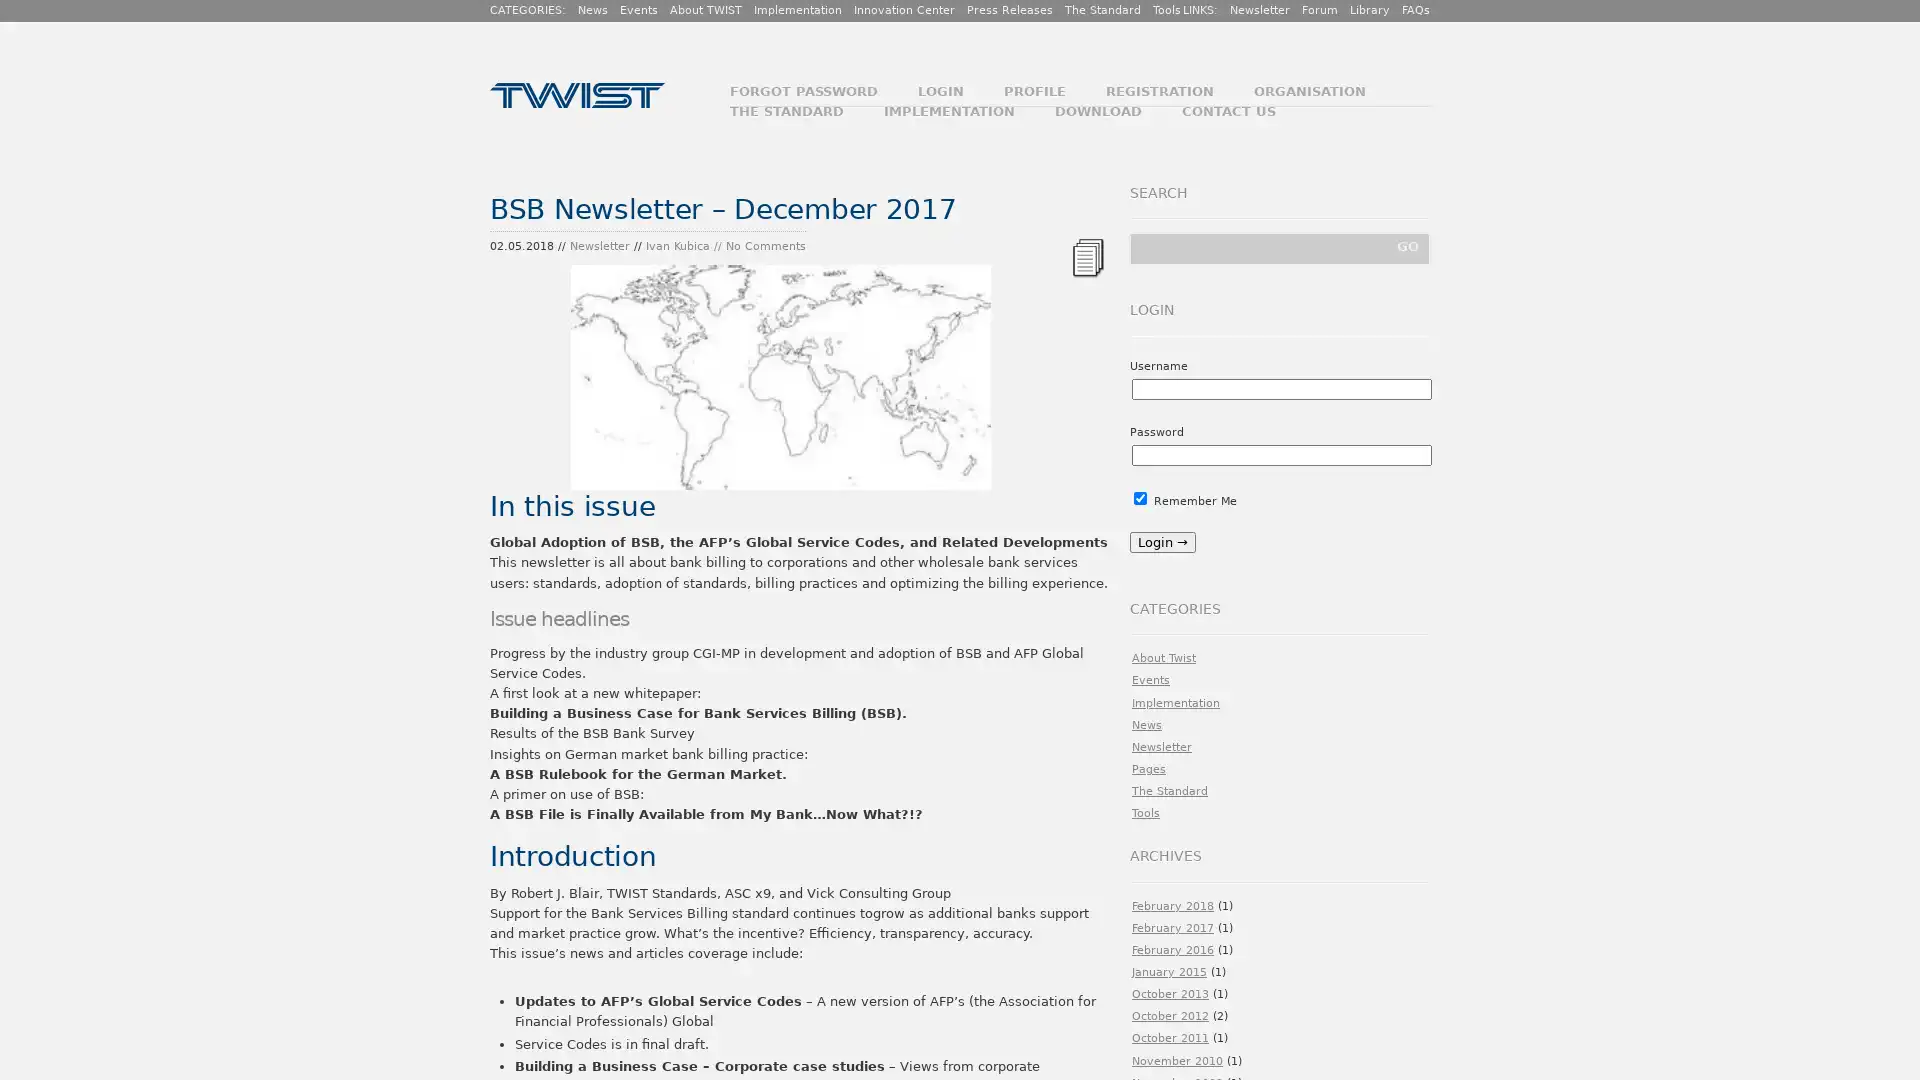  What do you see at coordinates (1162, 542) in the screenshot?
I see `Login` at bounding box center [1162, 542].